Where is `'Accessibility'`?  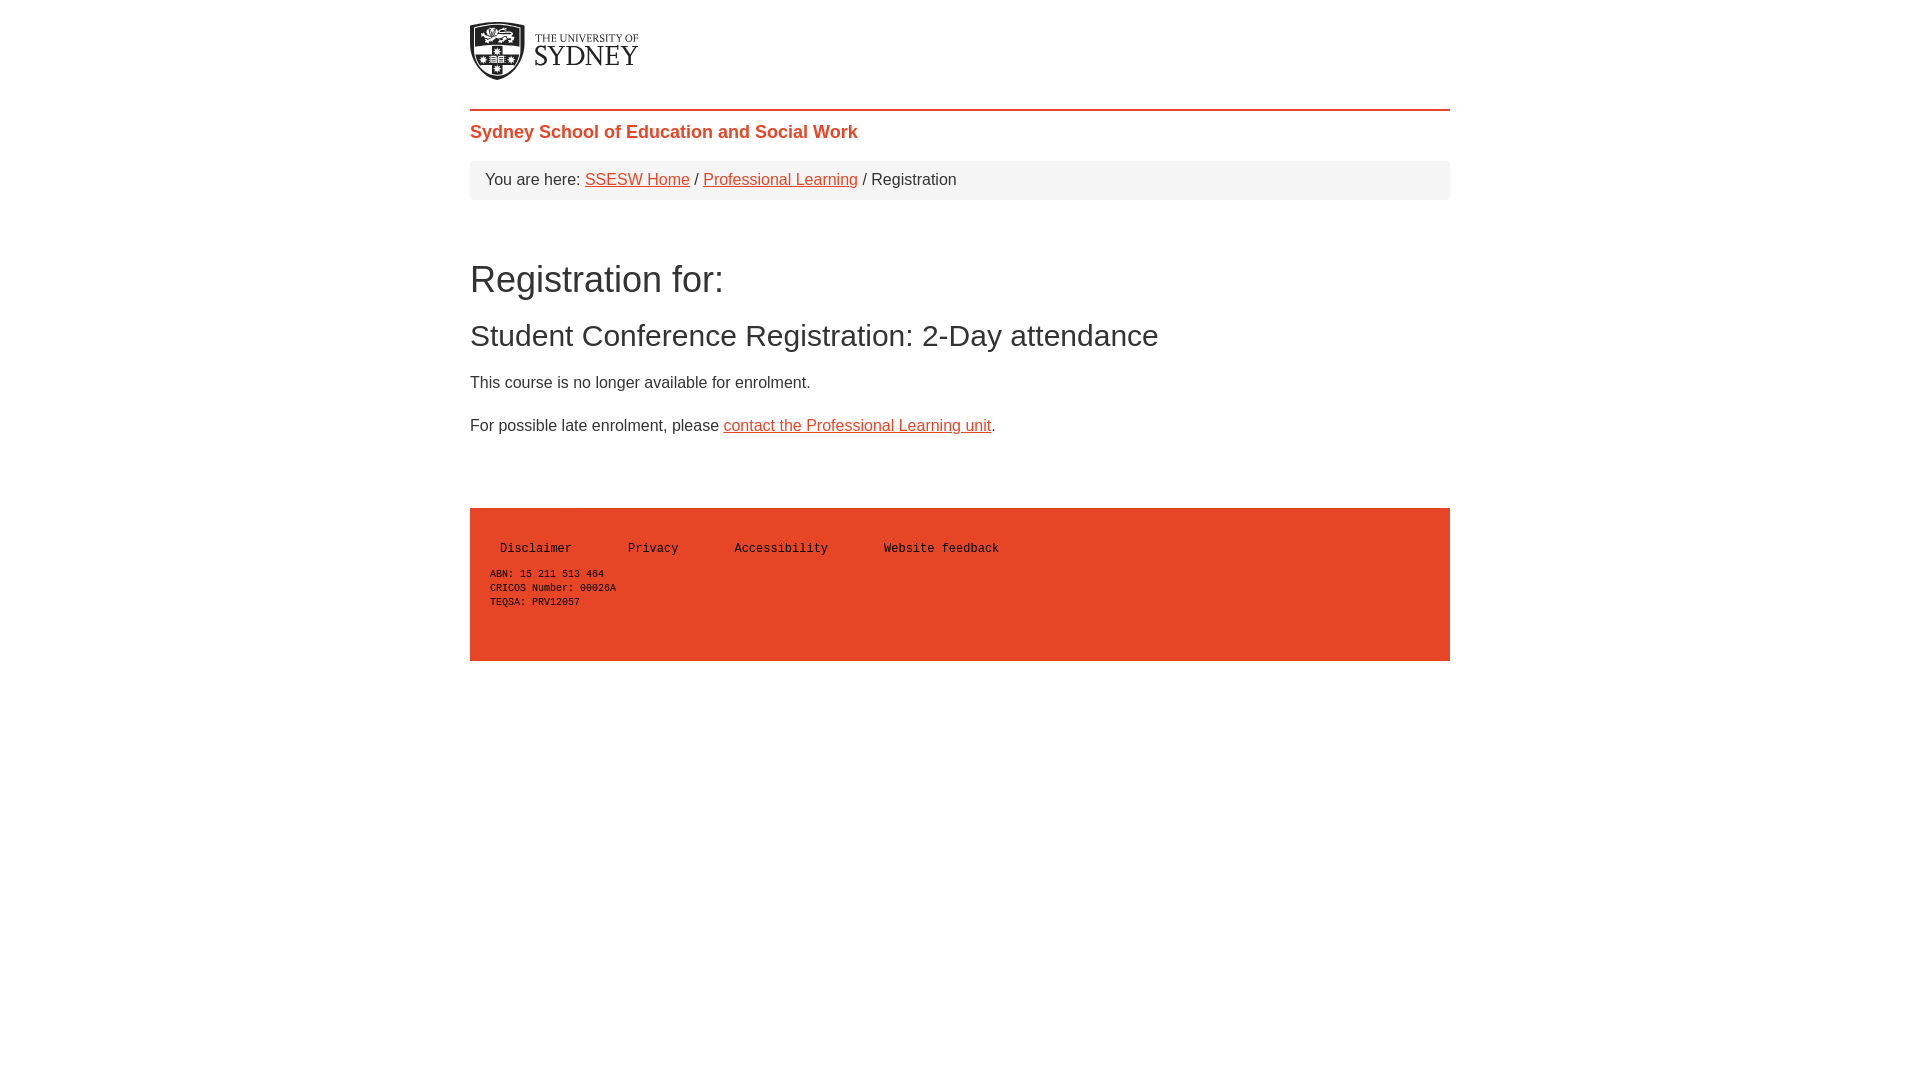
'Accessibility' is located at coordinates (809, 549).